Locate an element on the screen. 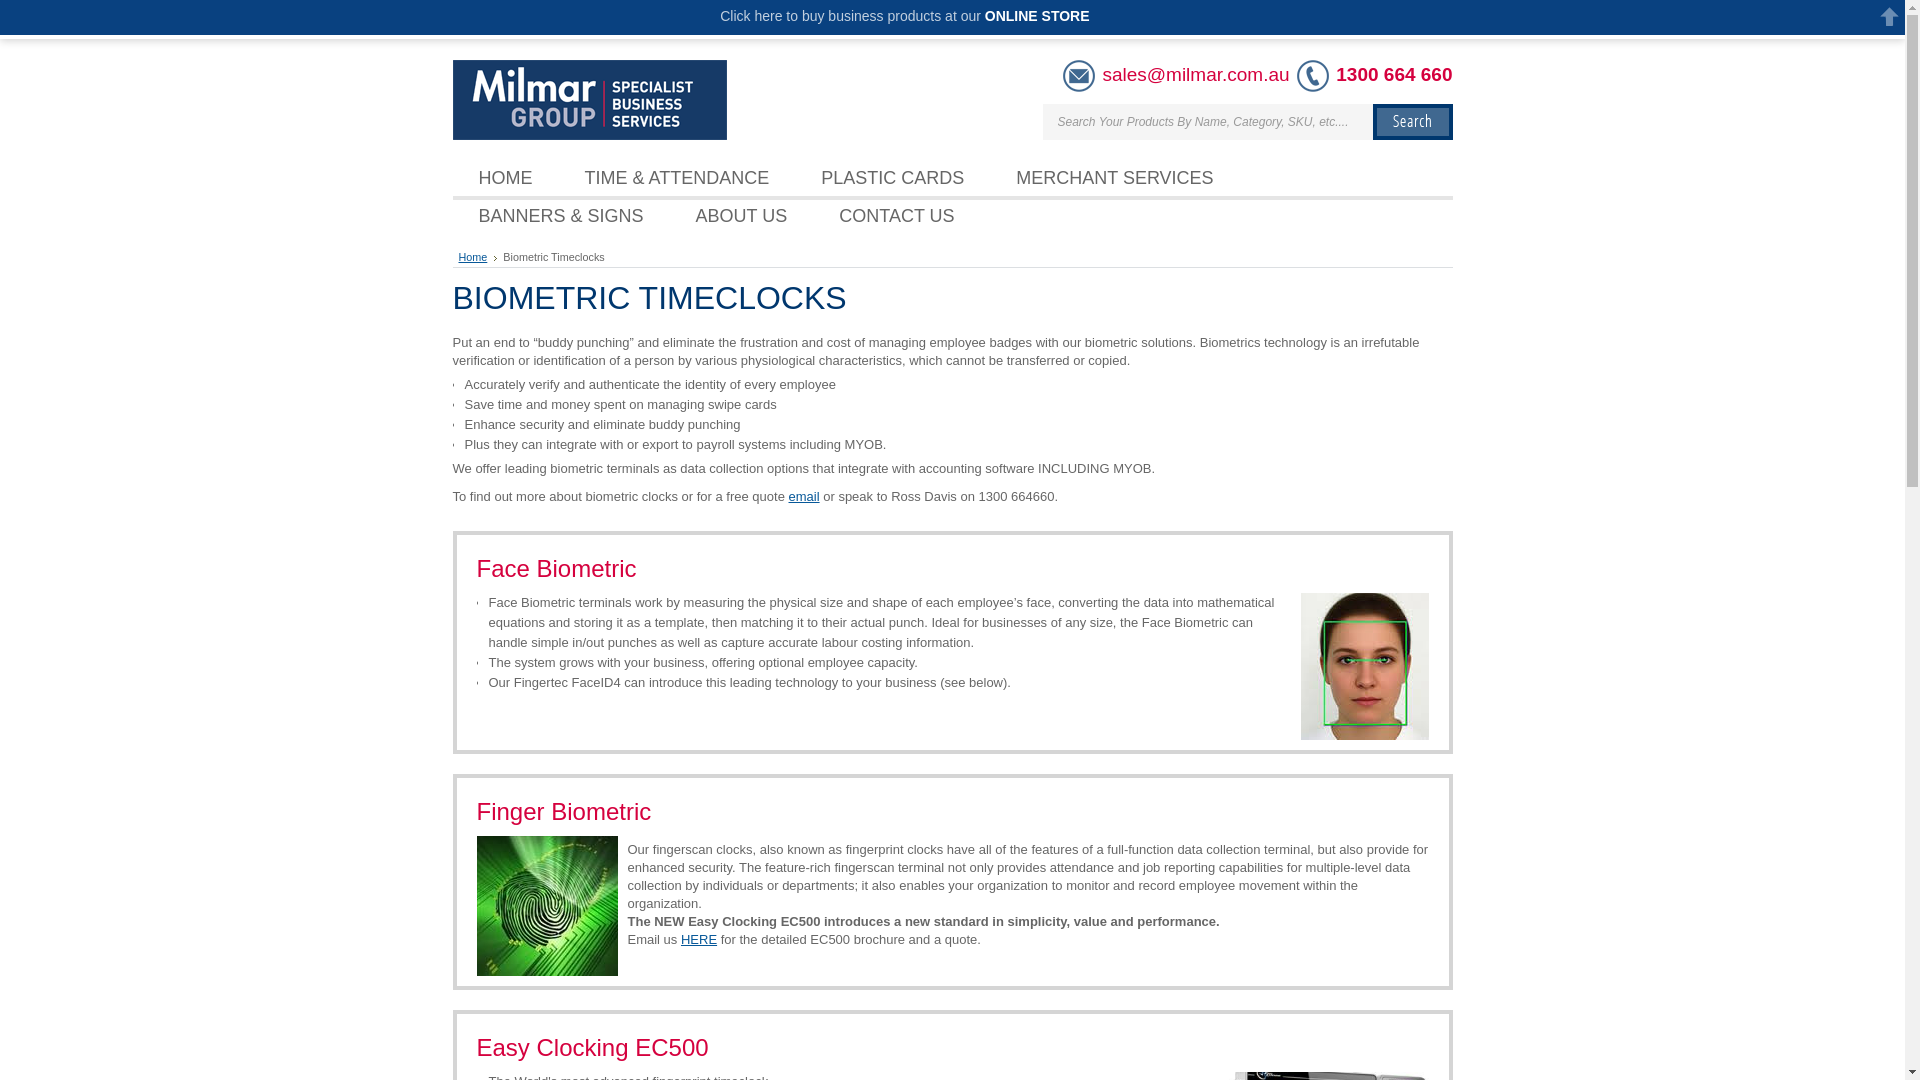  'ONLINE STORE' is located at coordinates (1037, 15).